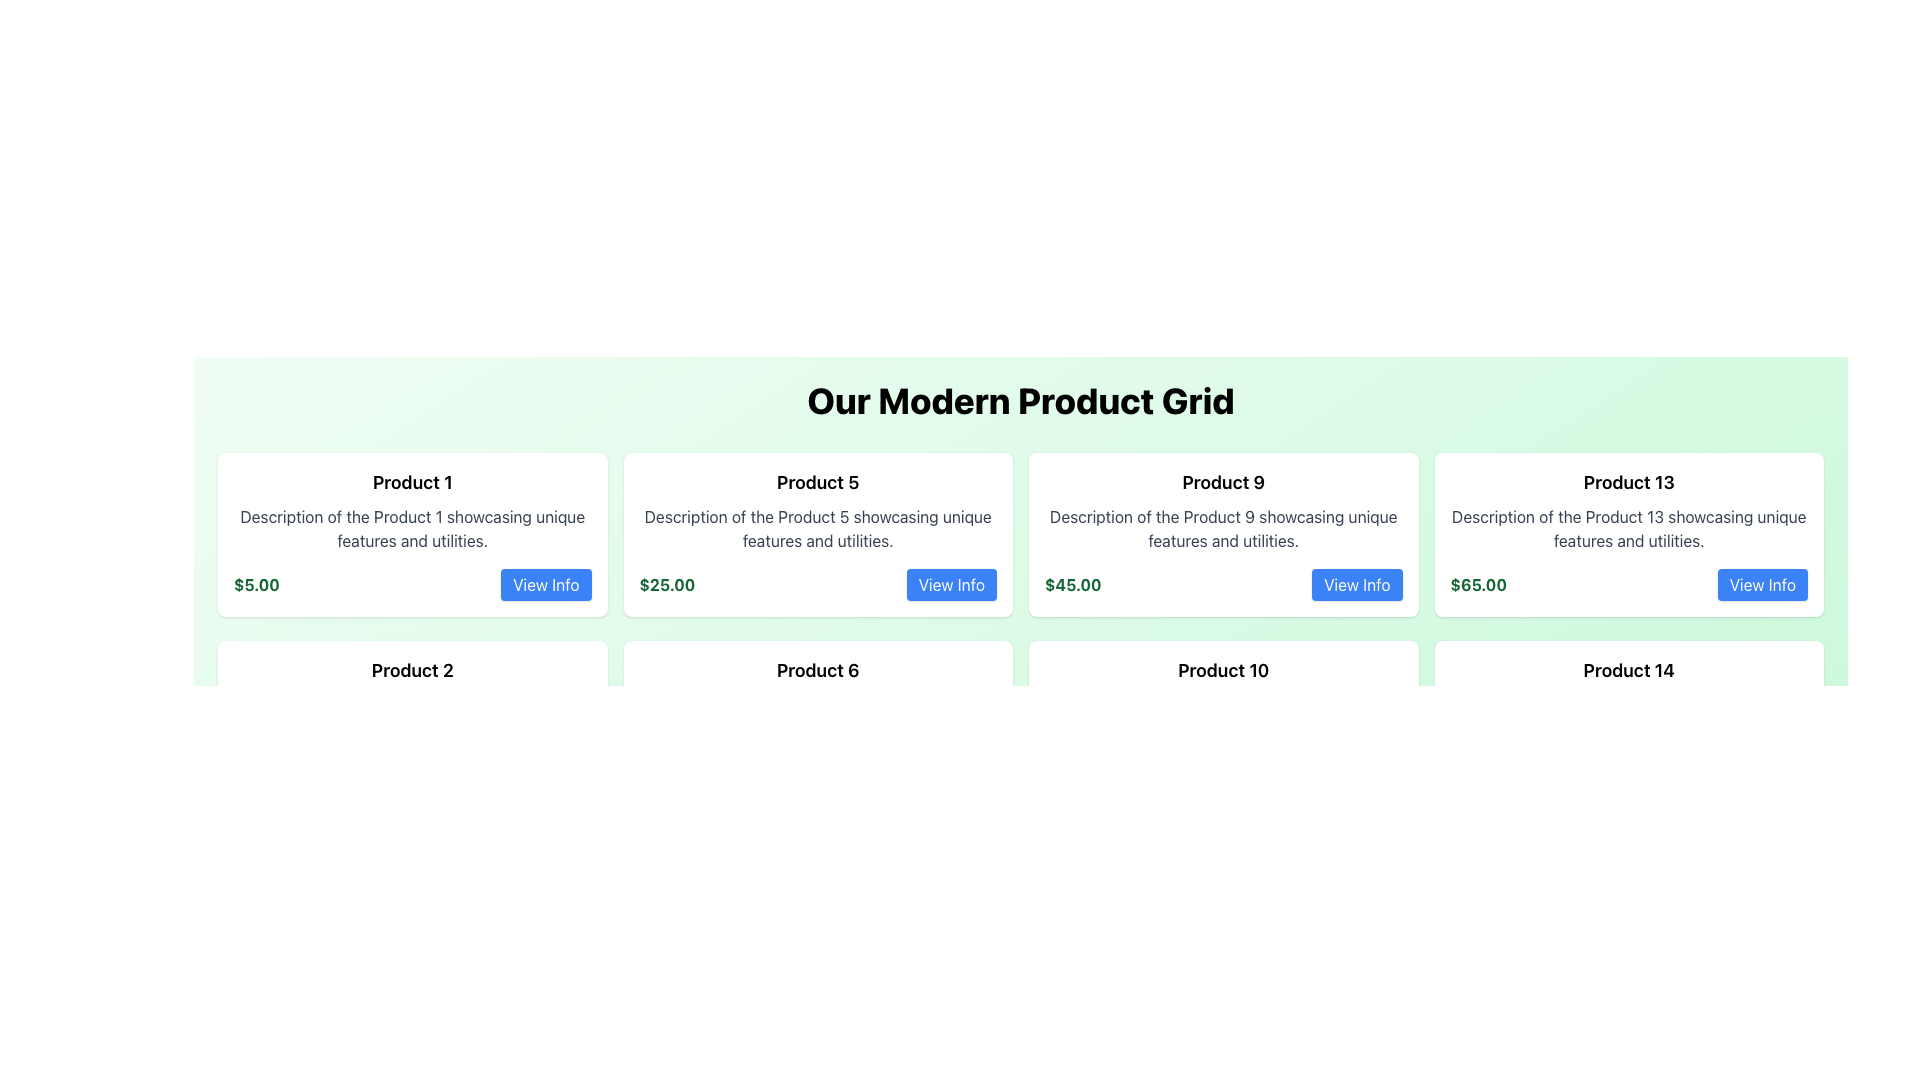 This screenshot has height=1080, width=1920. Describe the element at coordinates (1357, 585) in the screenshot. I see `the blue rectangular button labeled 'View Info' located in the bottom-right of the 'Product 9' card` at that location.